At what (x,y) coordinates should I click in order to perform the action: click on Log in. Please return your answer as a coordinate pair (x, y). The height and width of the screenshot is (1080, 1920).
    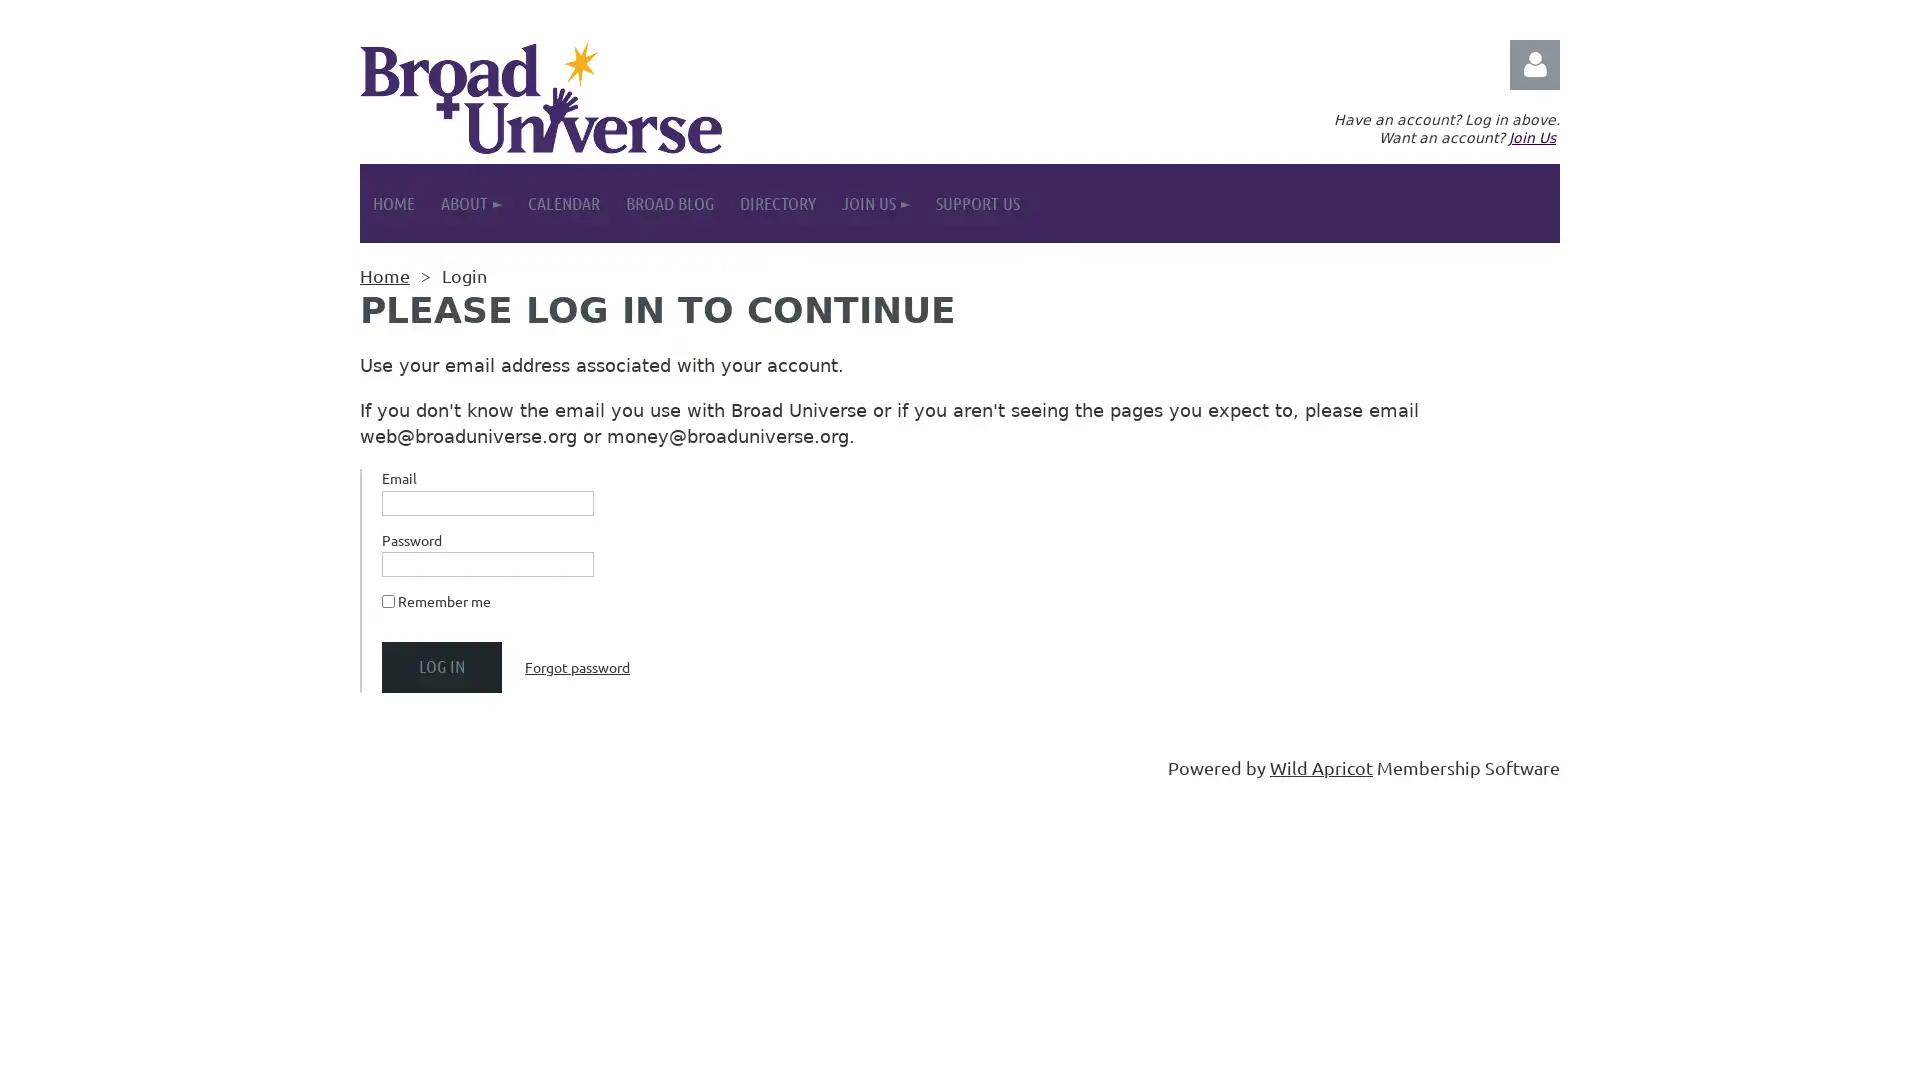
    Looking at the image, I should click on (440, 667).